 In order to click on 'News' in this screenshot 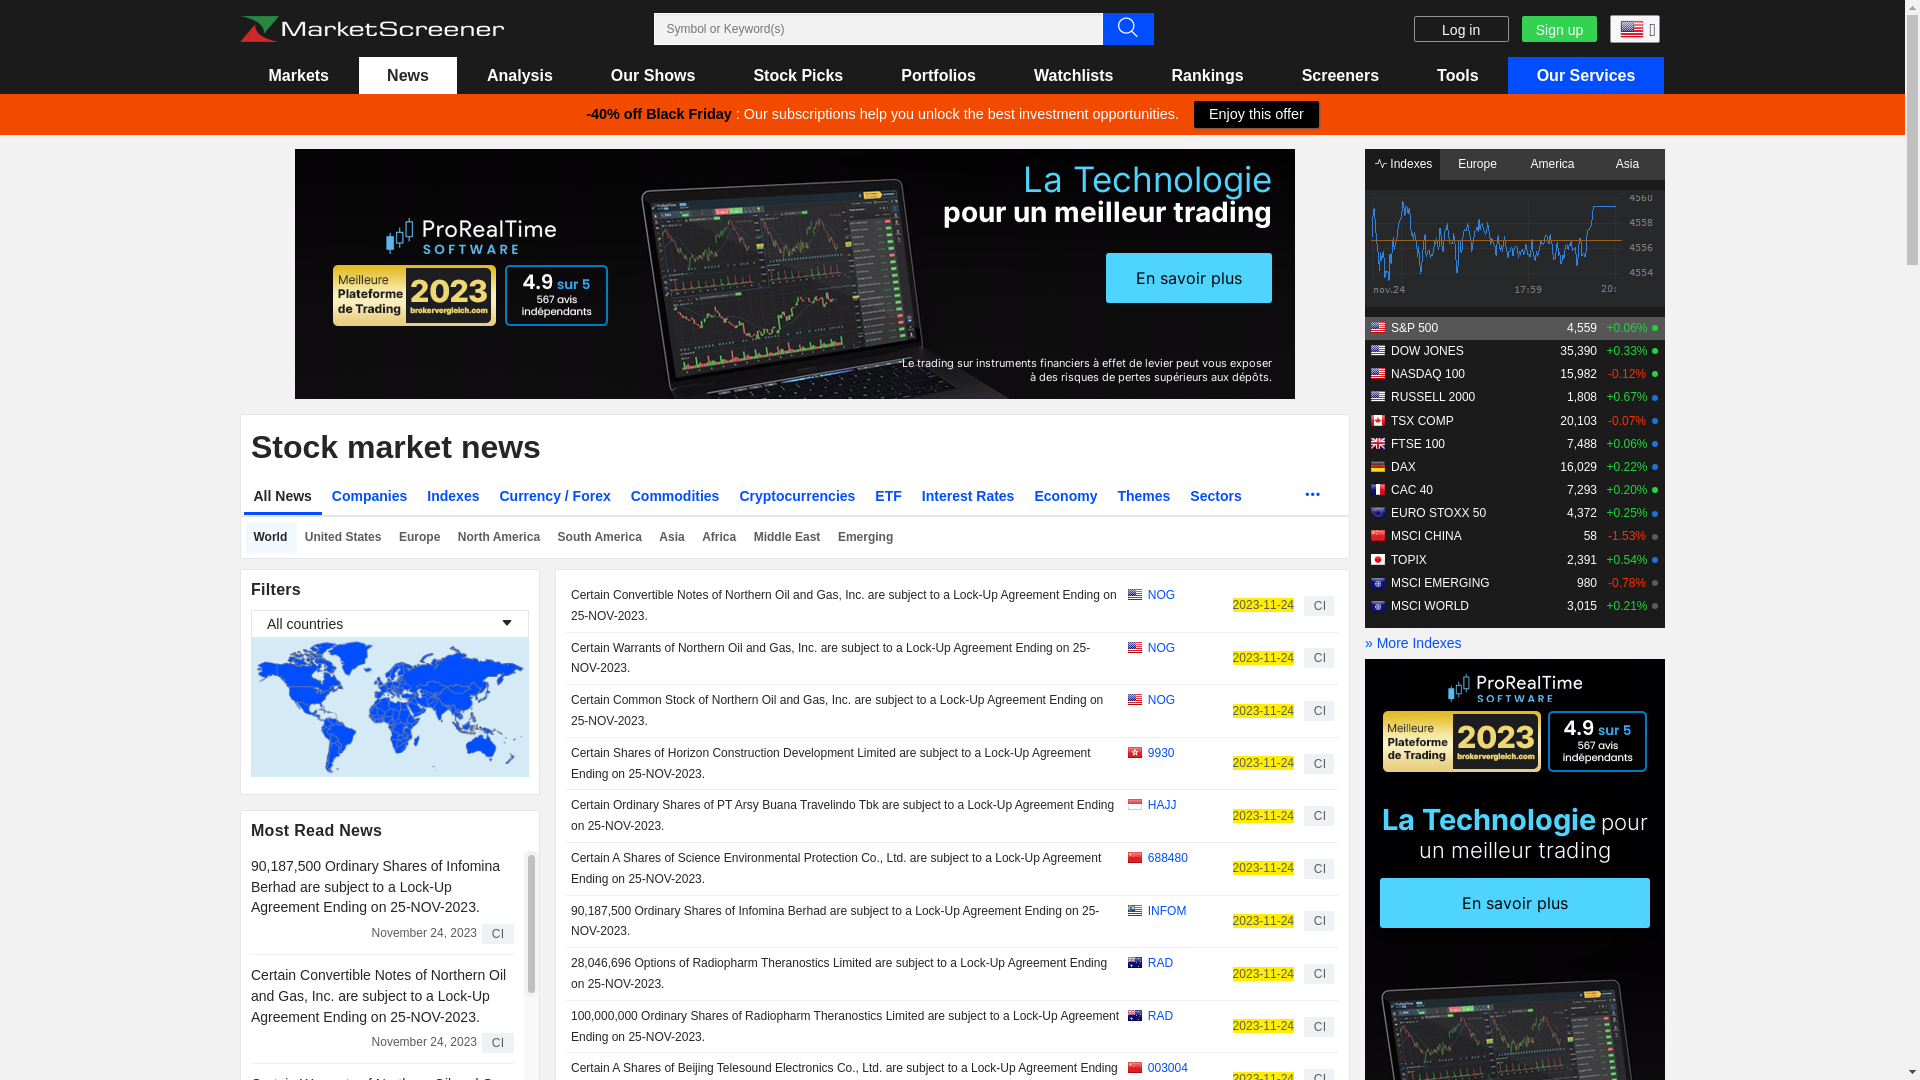, I will do `click(407, 74)`.